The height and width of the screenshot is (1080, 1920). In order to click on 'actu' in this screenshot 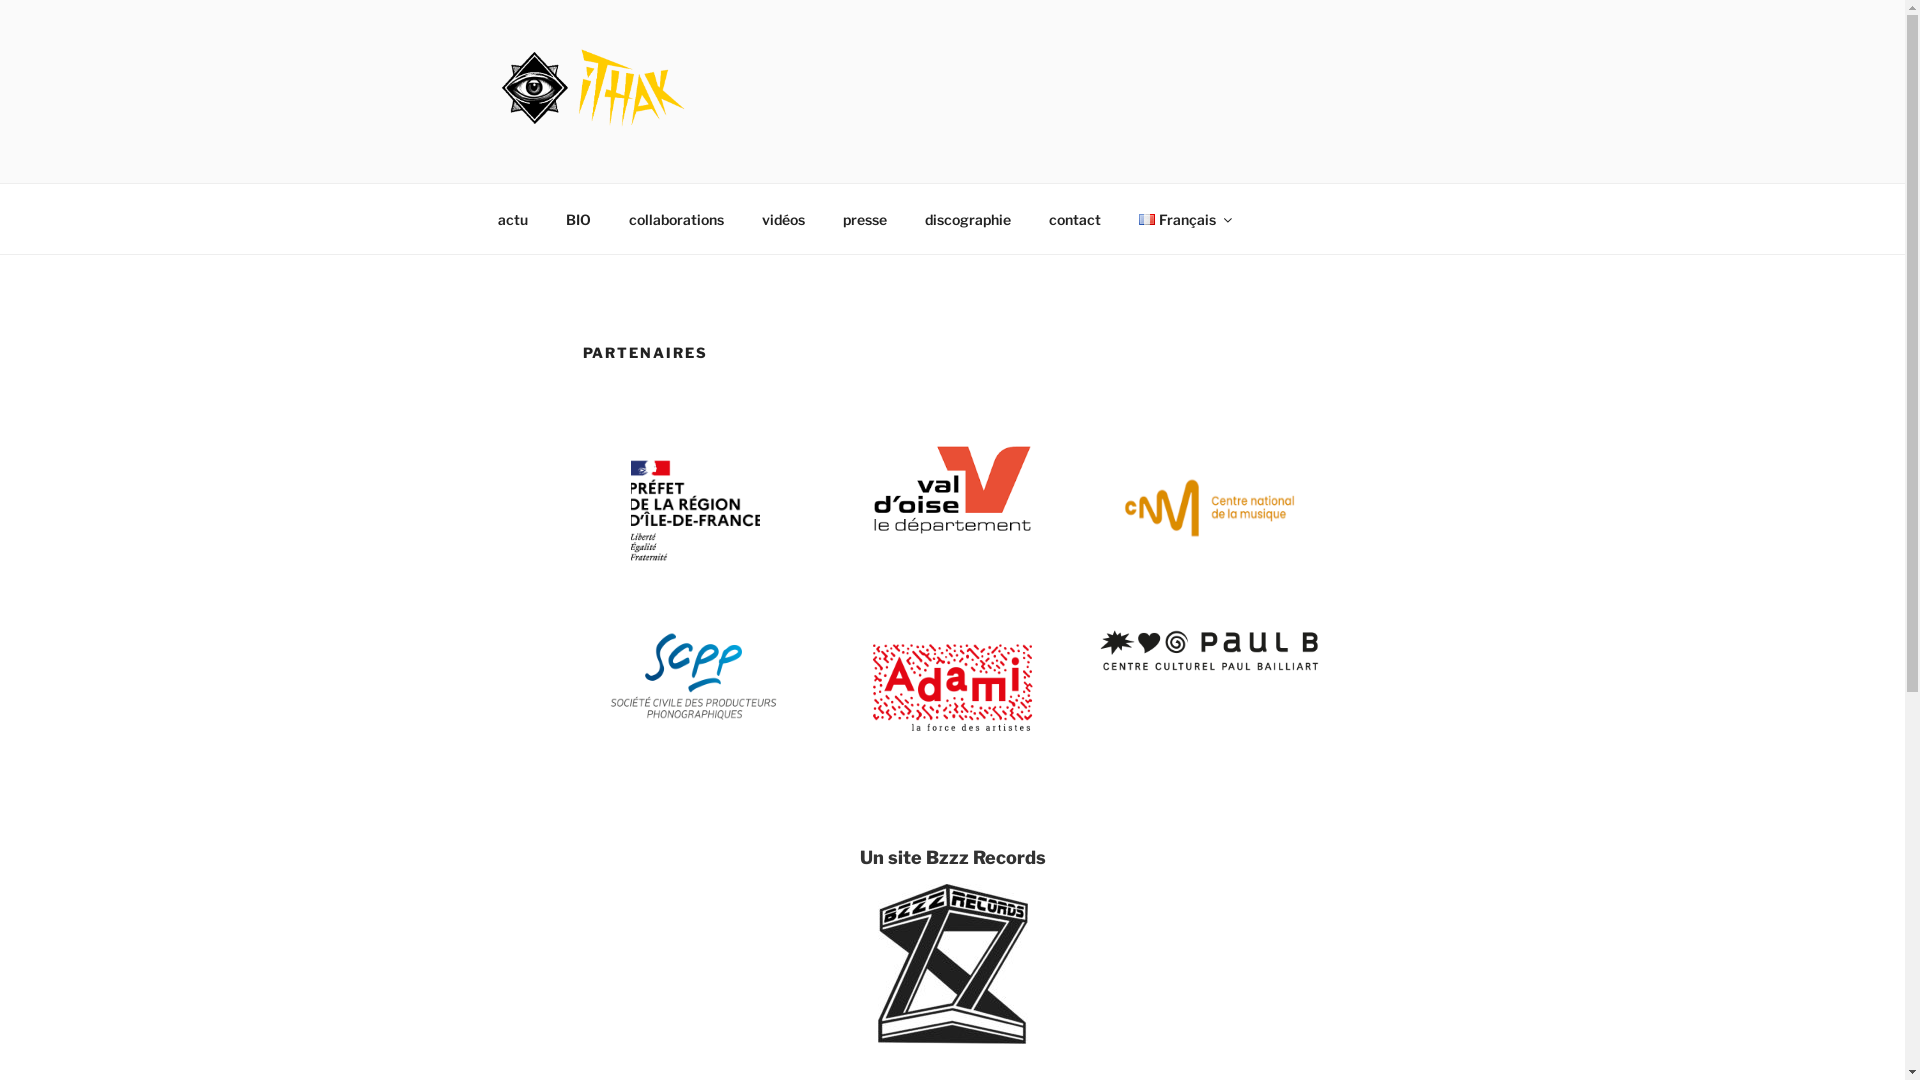, I will do `click(512, 218)`.